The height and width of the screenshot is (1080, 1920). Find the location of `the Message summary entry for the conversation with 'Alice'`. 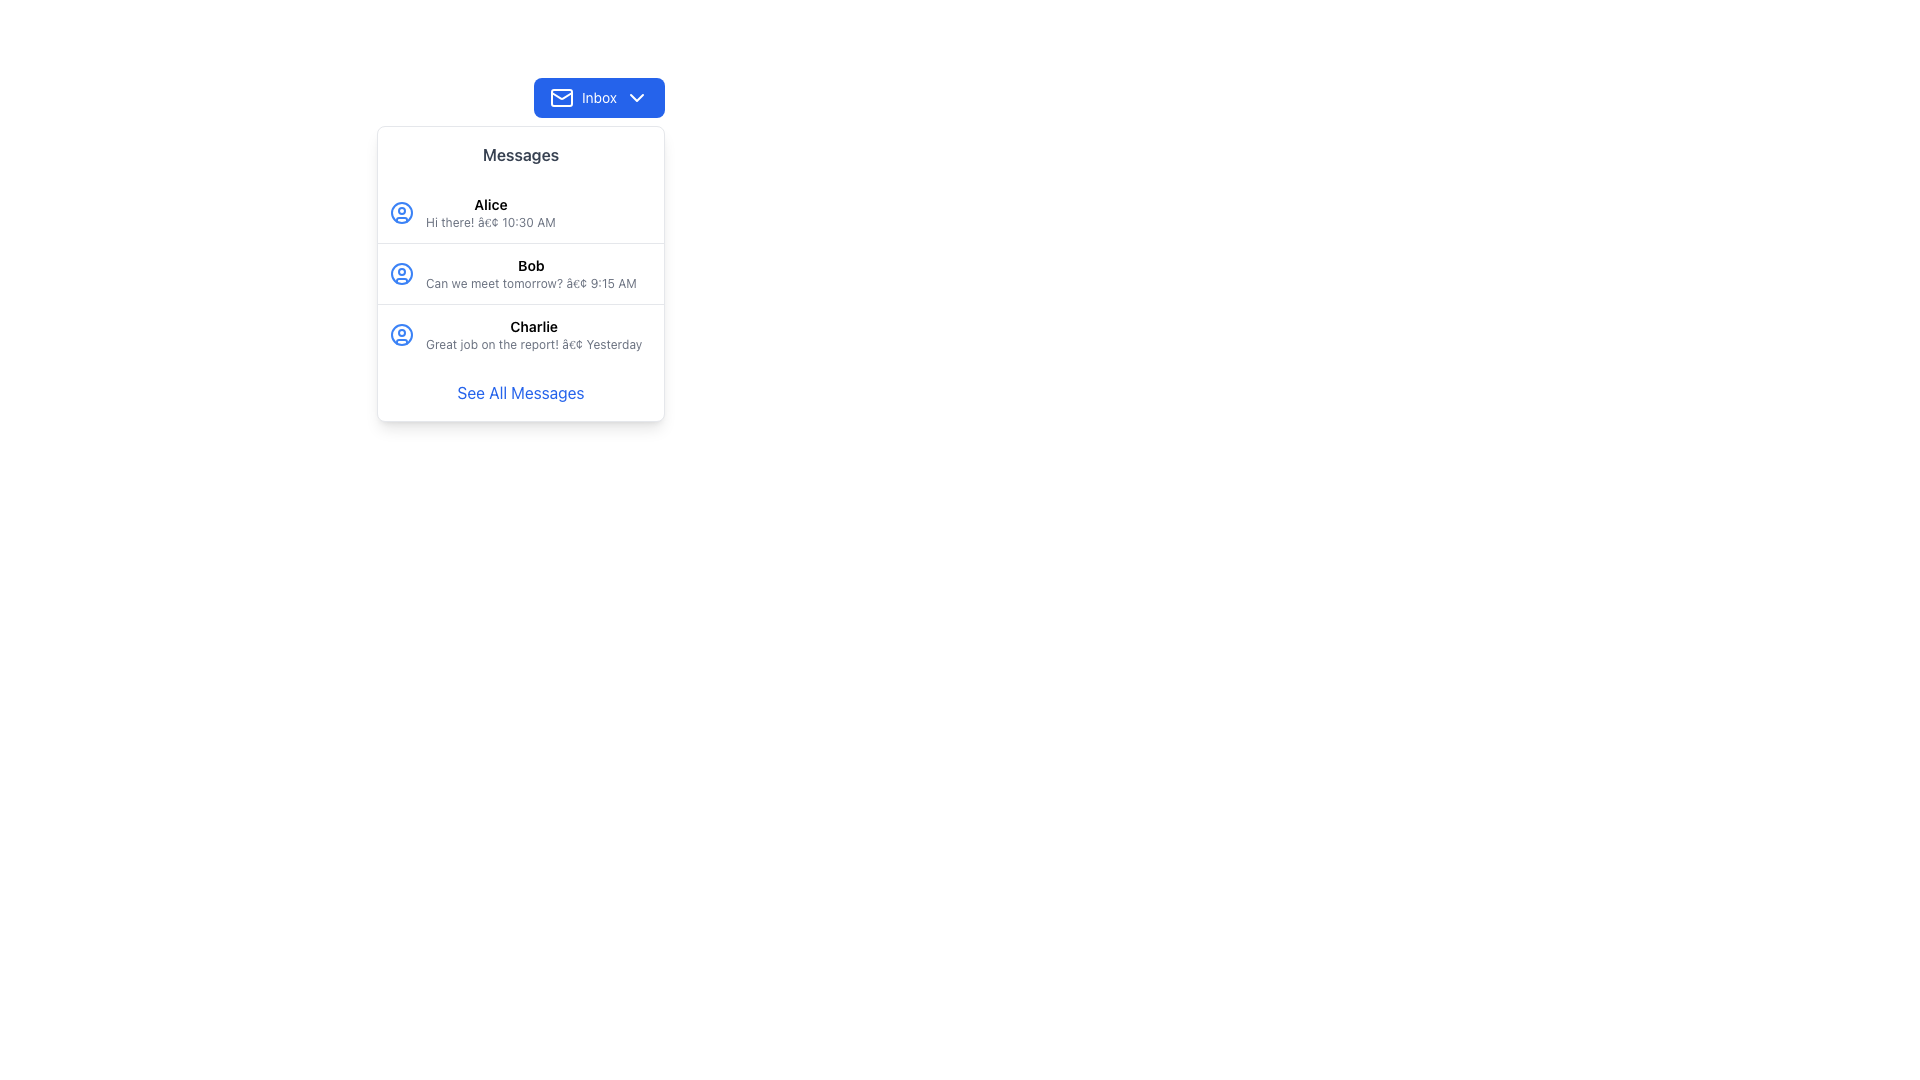

the Message summary entry for the conversation with 'Alice' is located at coordinates (490, 212).